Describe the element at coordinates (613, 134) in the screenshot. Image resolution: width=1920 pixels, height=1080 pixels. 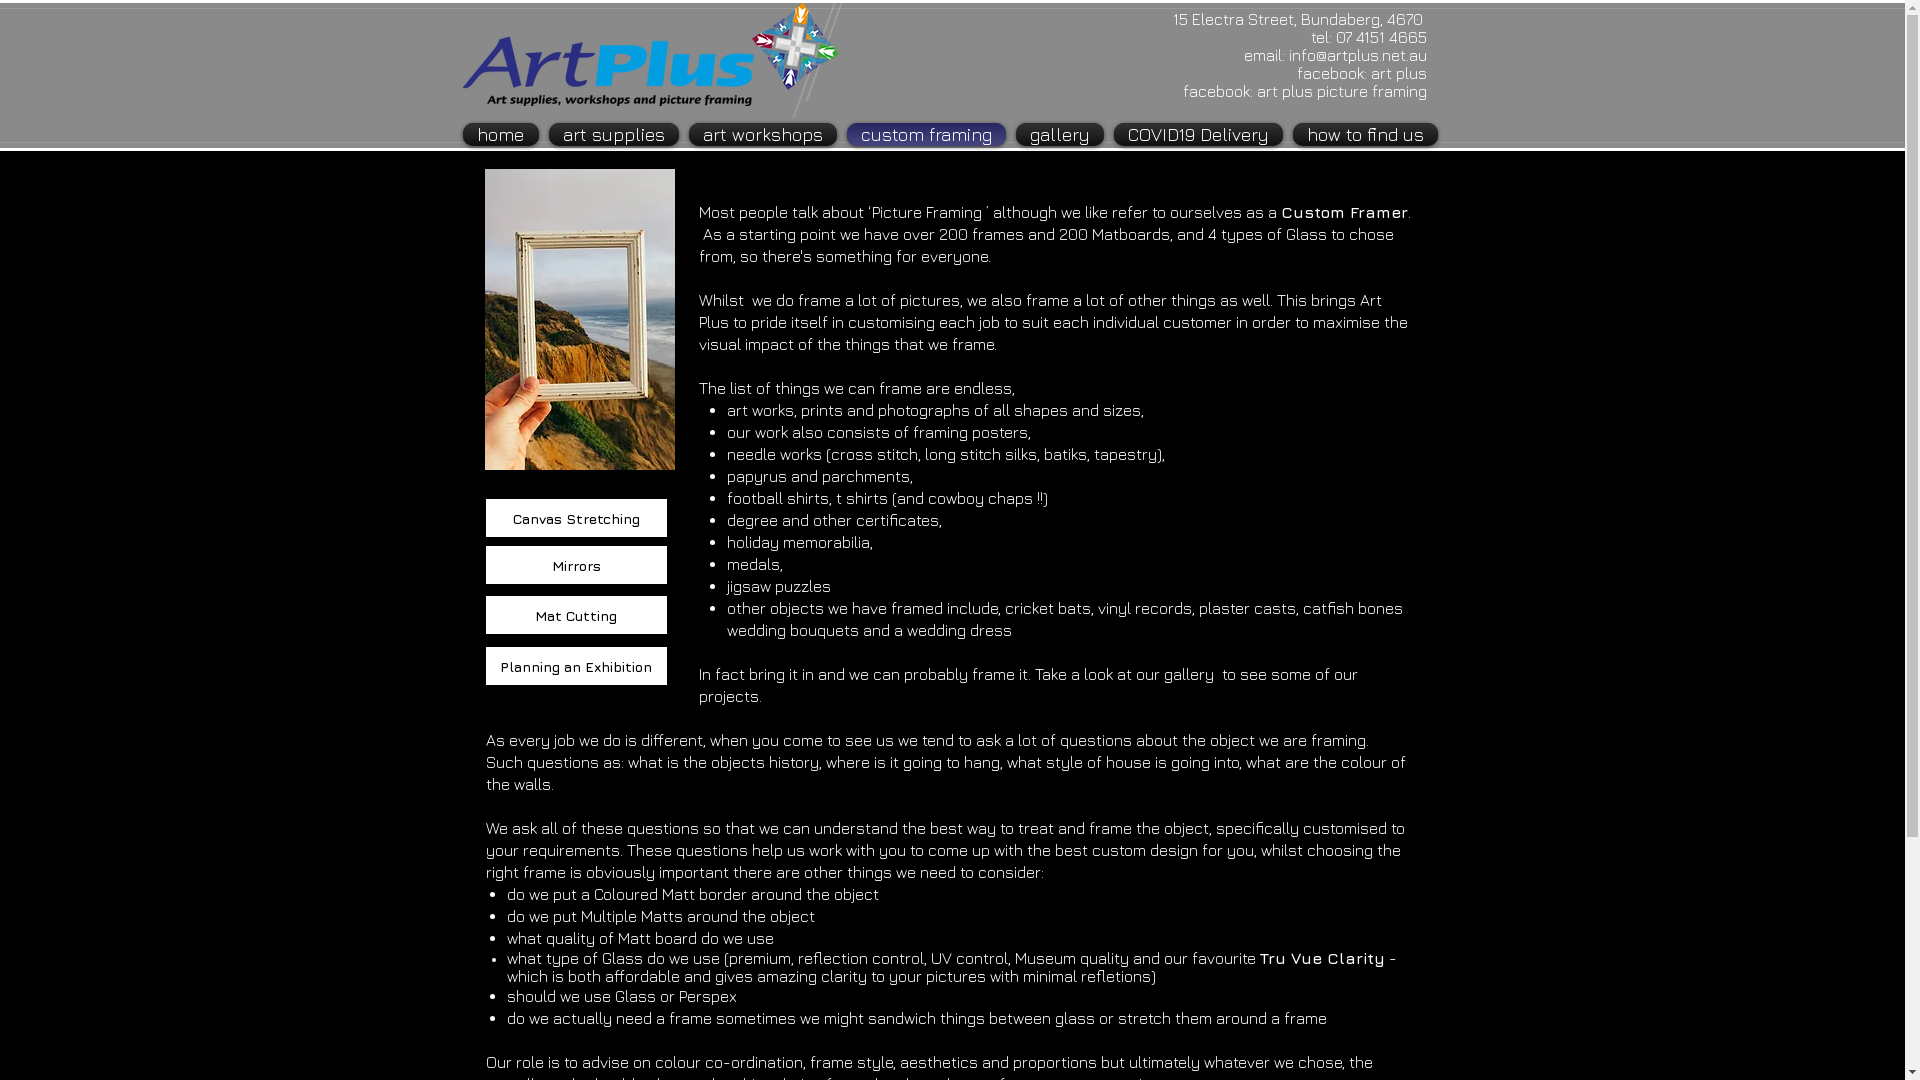
I see `'art supplies'` at that location.